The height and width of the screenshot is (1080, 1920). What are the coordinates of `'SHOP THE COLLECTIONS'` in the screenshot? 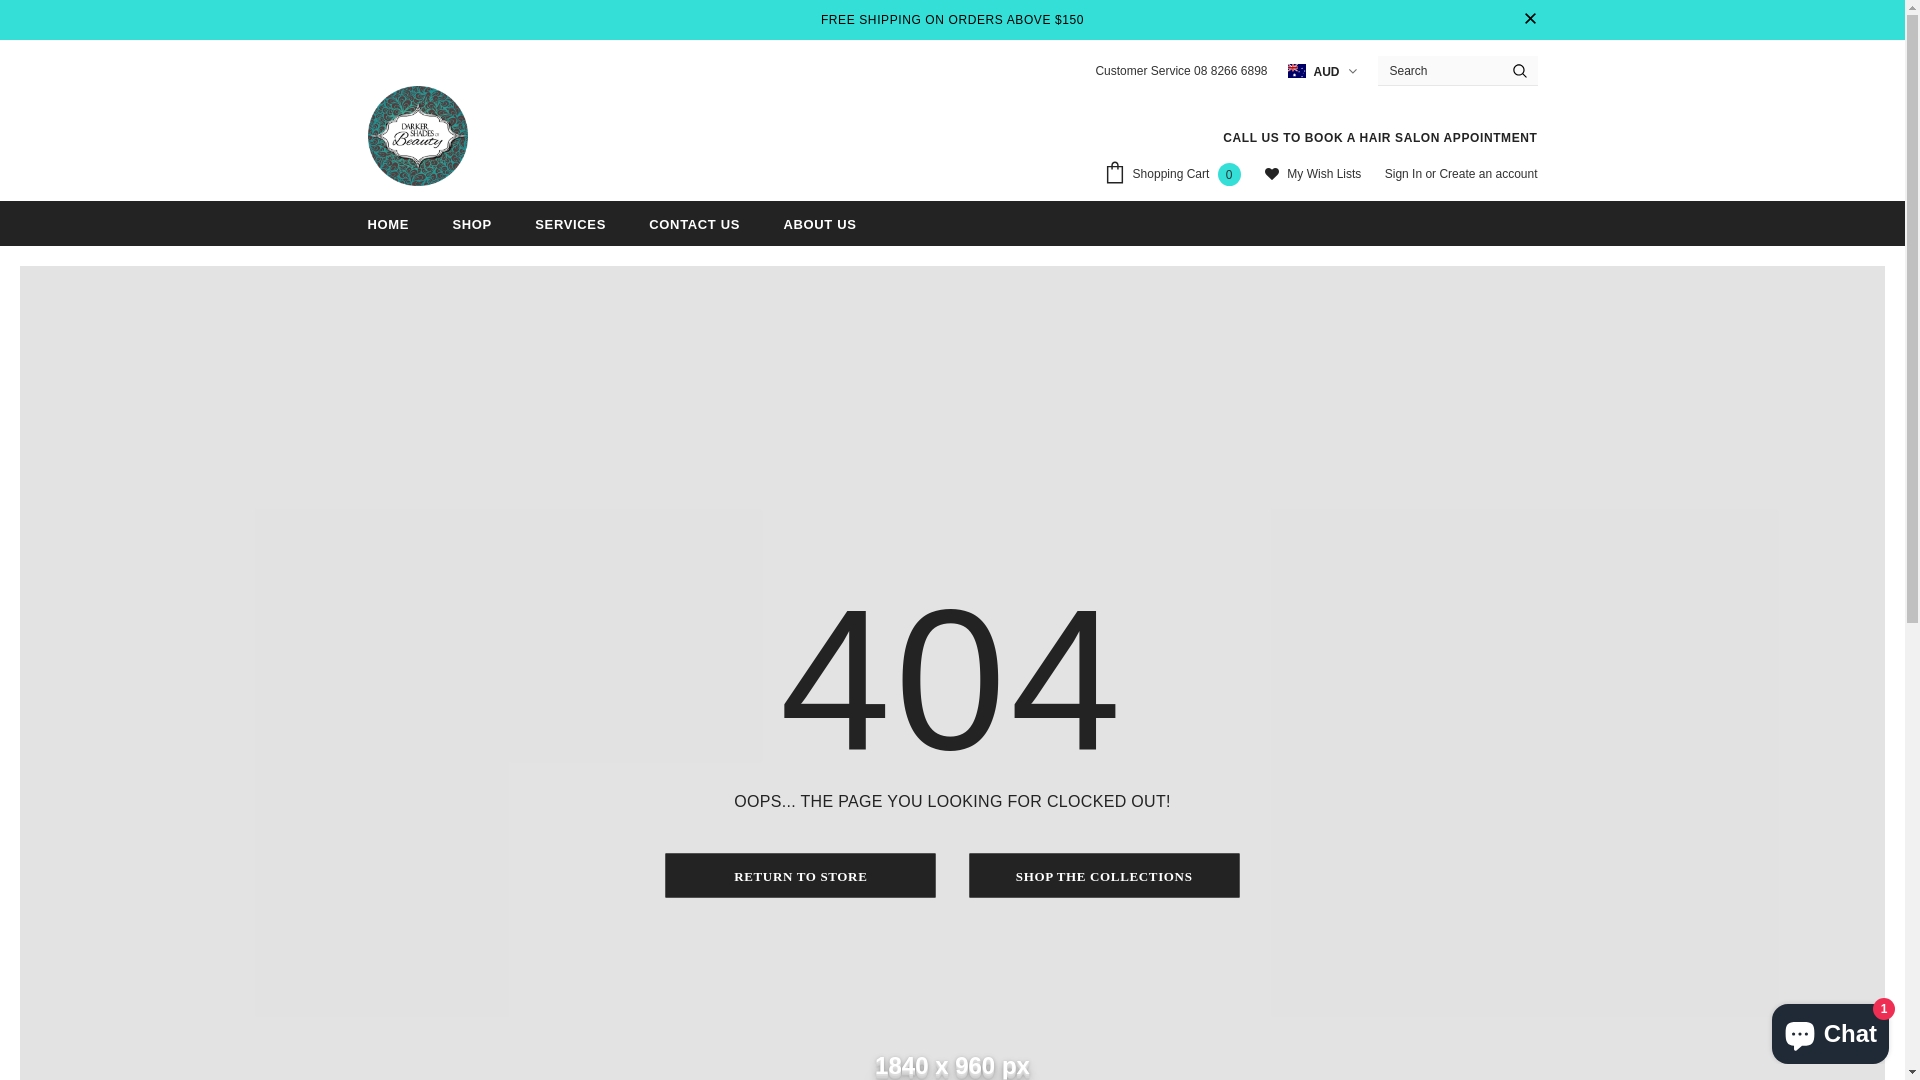 It's located at (1103, 874).